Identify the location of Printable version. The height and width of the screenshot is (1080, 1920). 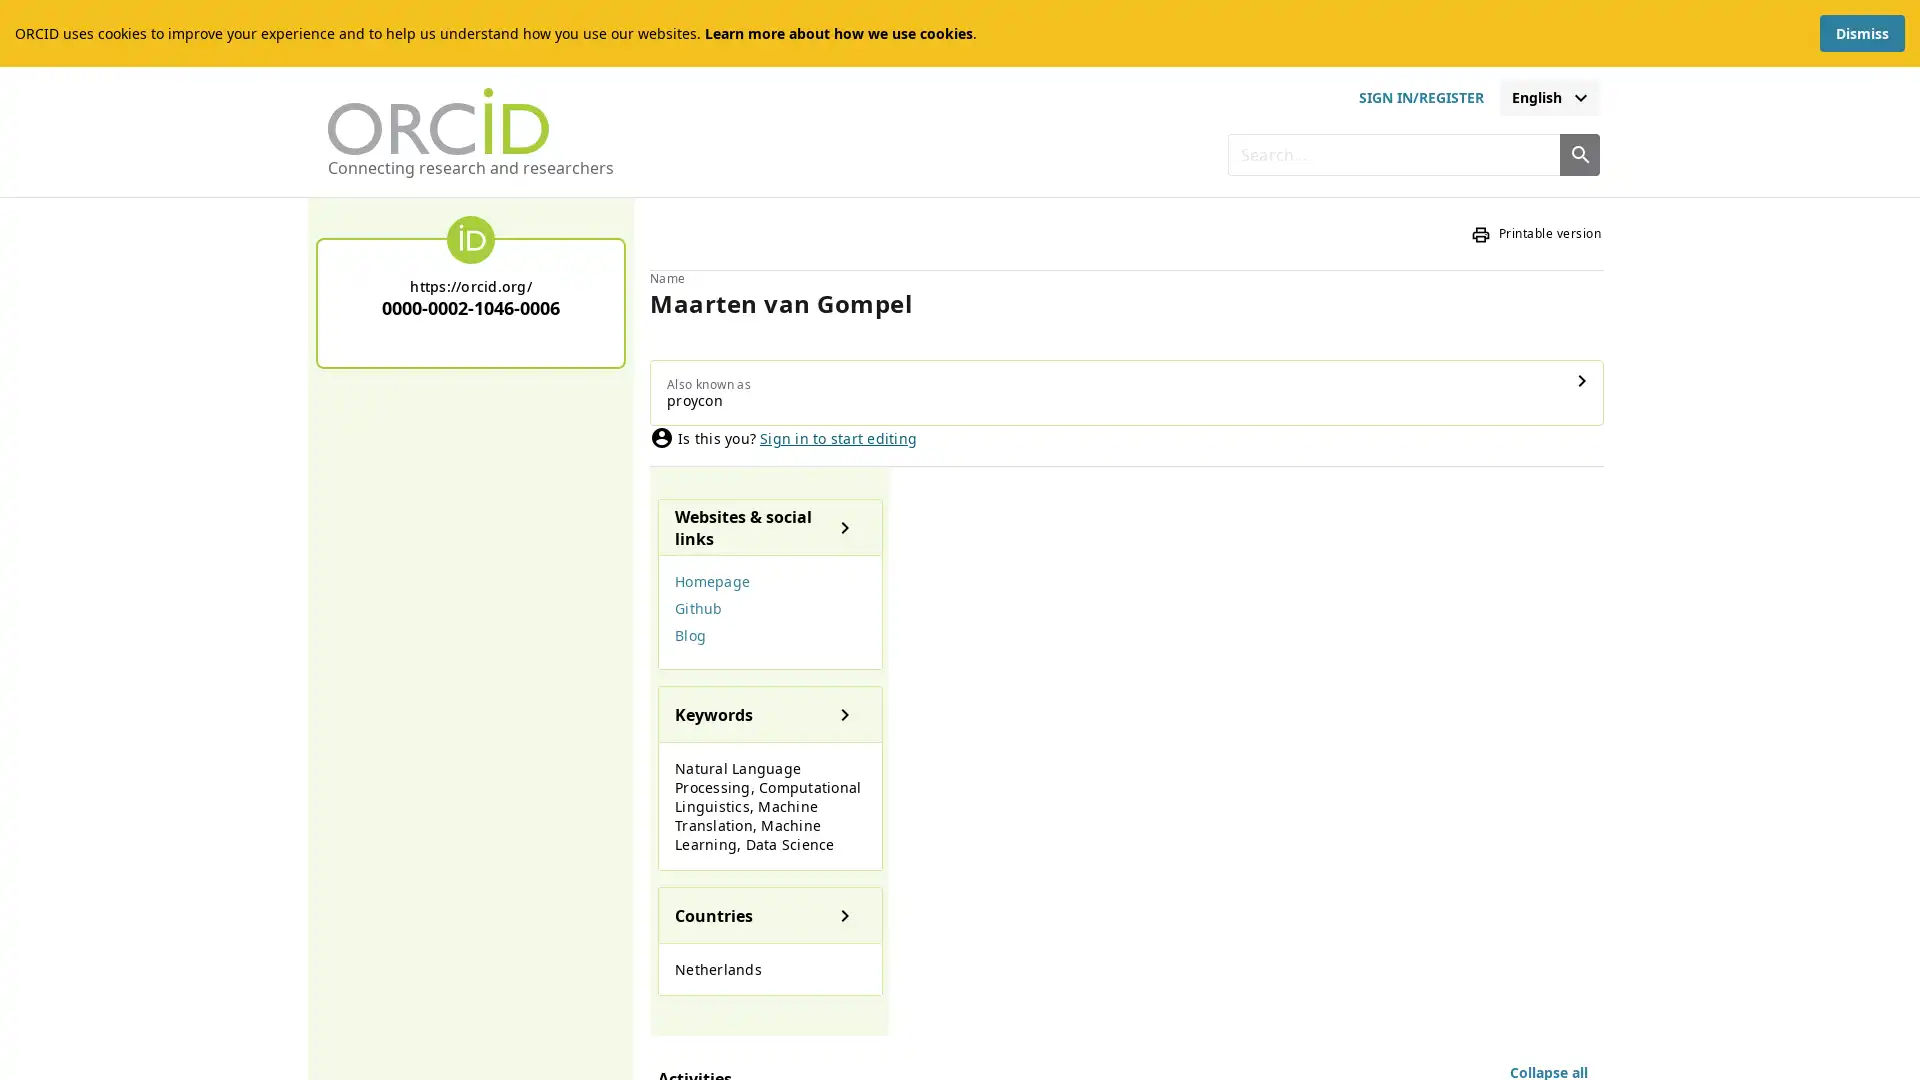
(1535, 233).